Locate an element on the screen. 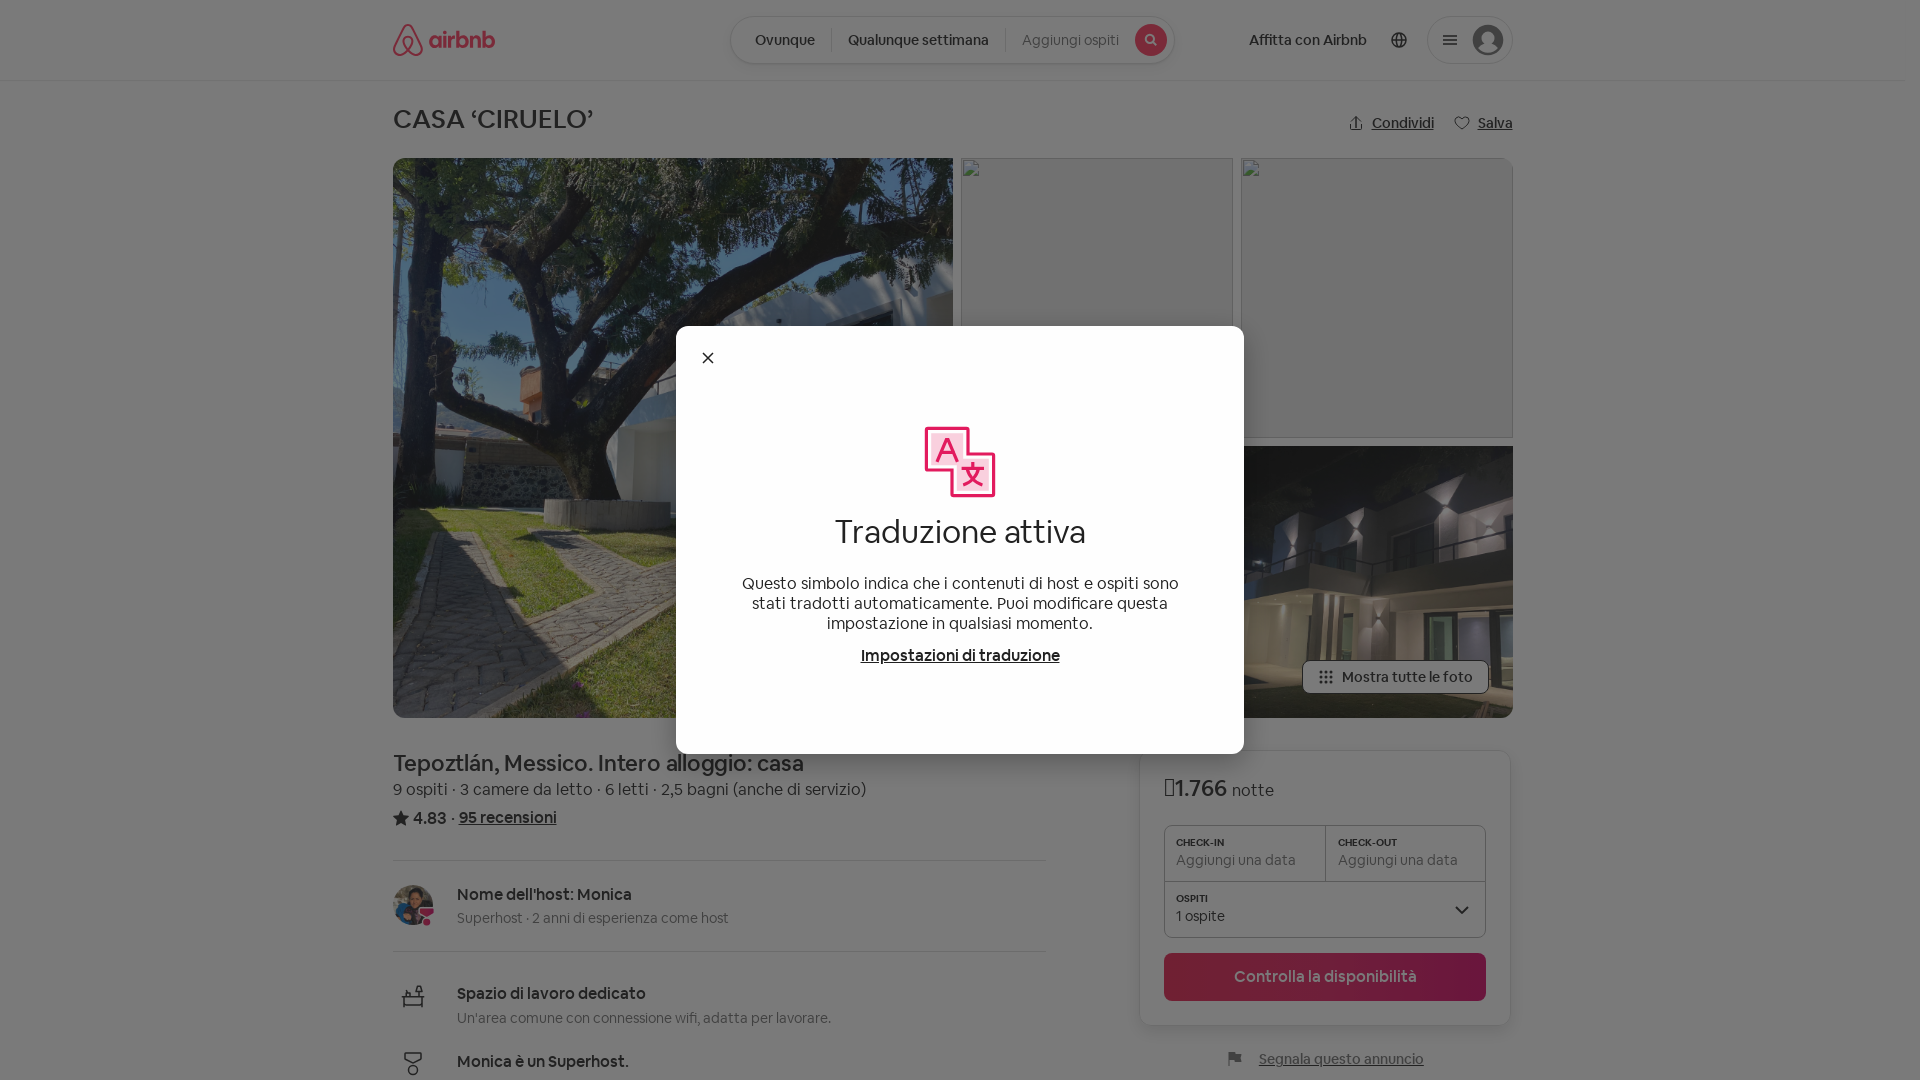  'Salva' is located at coordinates (1483, 123).